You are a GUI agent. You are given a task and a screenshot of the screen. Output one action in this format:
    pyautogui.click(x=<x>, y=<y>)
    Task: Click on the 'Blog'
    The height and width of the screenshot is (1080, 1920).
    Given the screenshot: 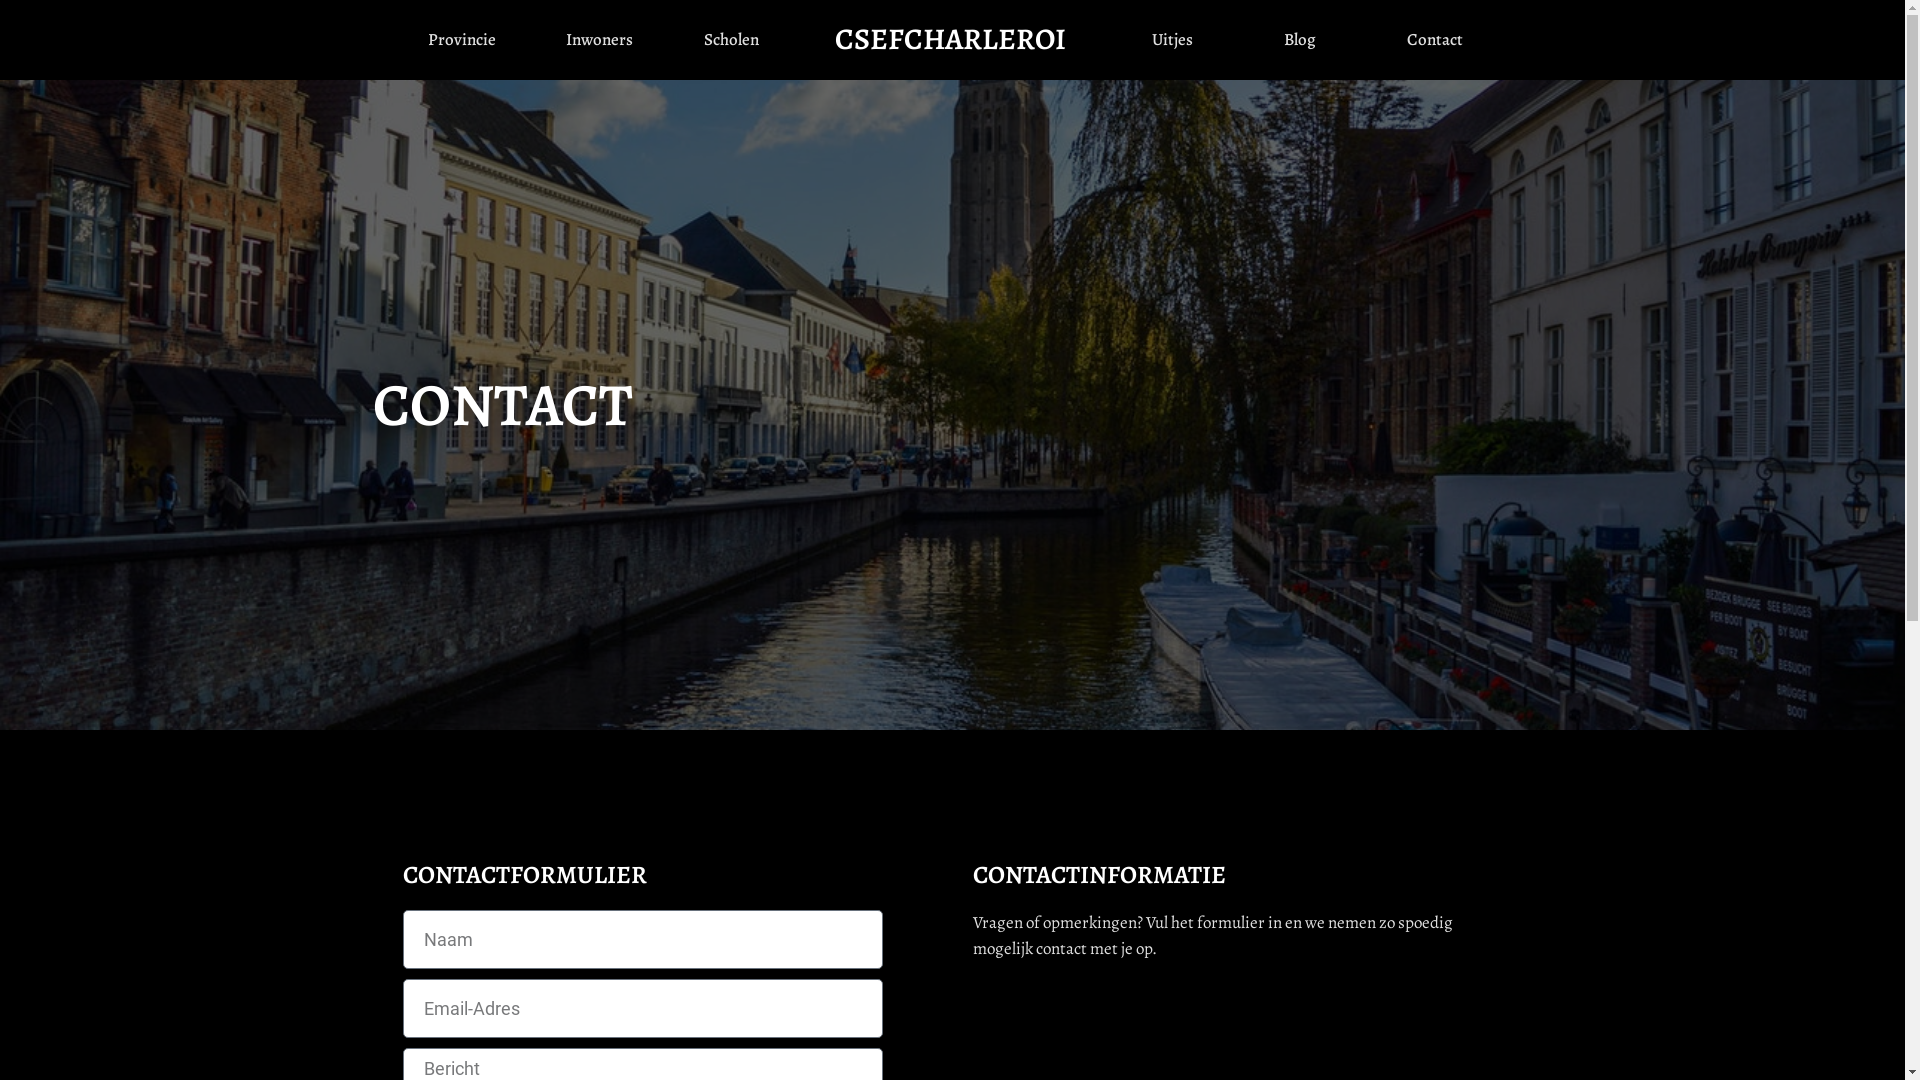 What is the action you would take?
    pyautogui.click(x=1237, y=39)
    